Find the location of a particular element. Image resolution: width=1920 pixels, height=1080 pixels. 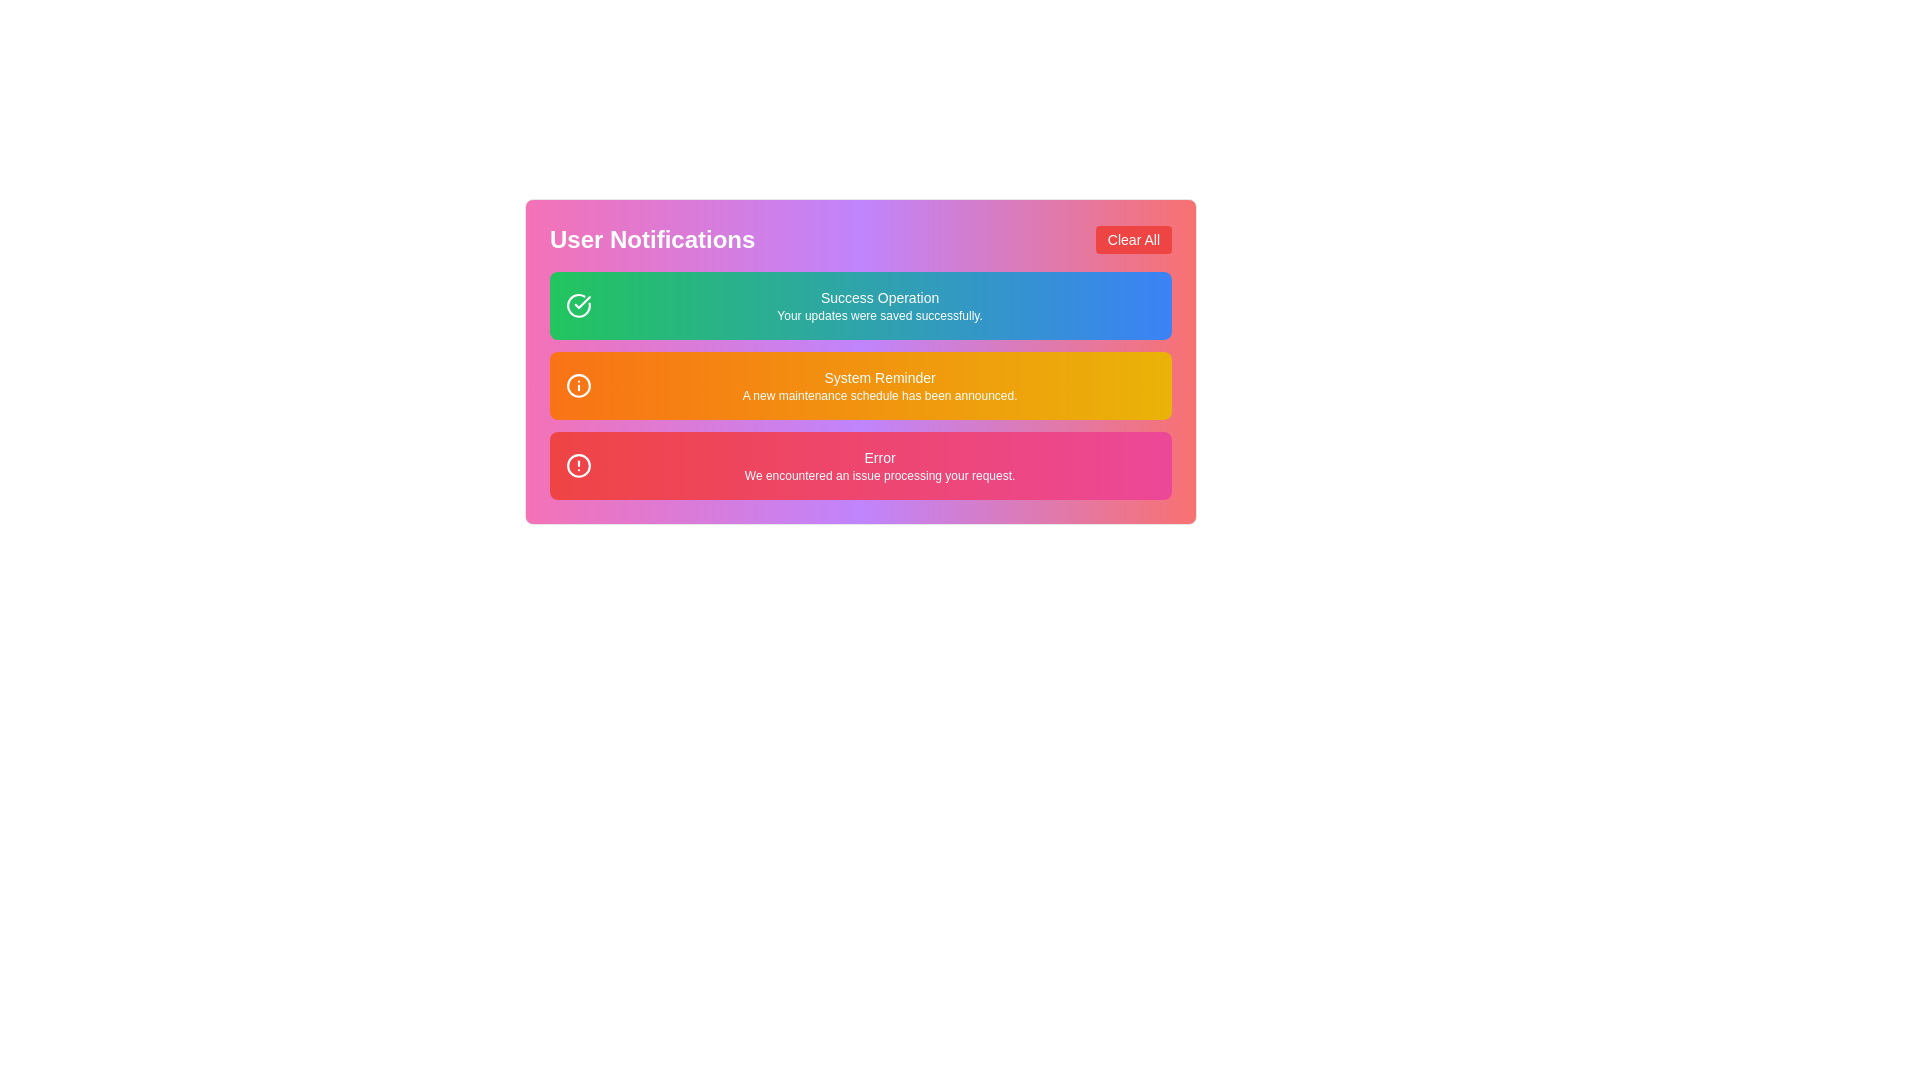

the success indicator icon located at the top-left corner of the notification block labeled 'Success Operation', which is positioned to the left of the text 'Your updates were saved successfully.' is located at coordinates (578, 305).